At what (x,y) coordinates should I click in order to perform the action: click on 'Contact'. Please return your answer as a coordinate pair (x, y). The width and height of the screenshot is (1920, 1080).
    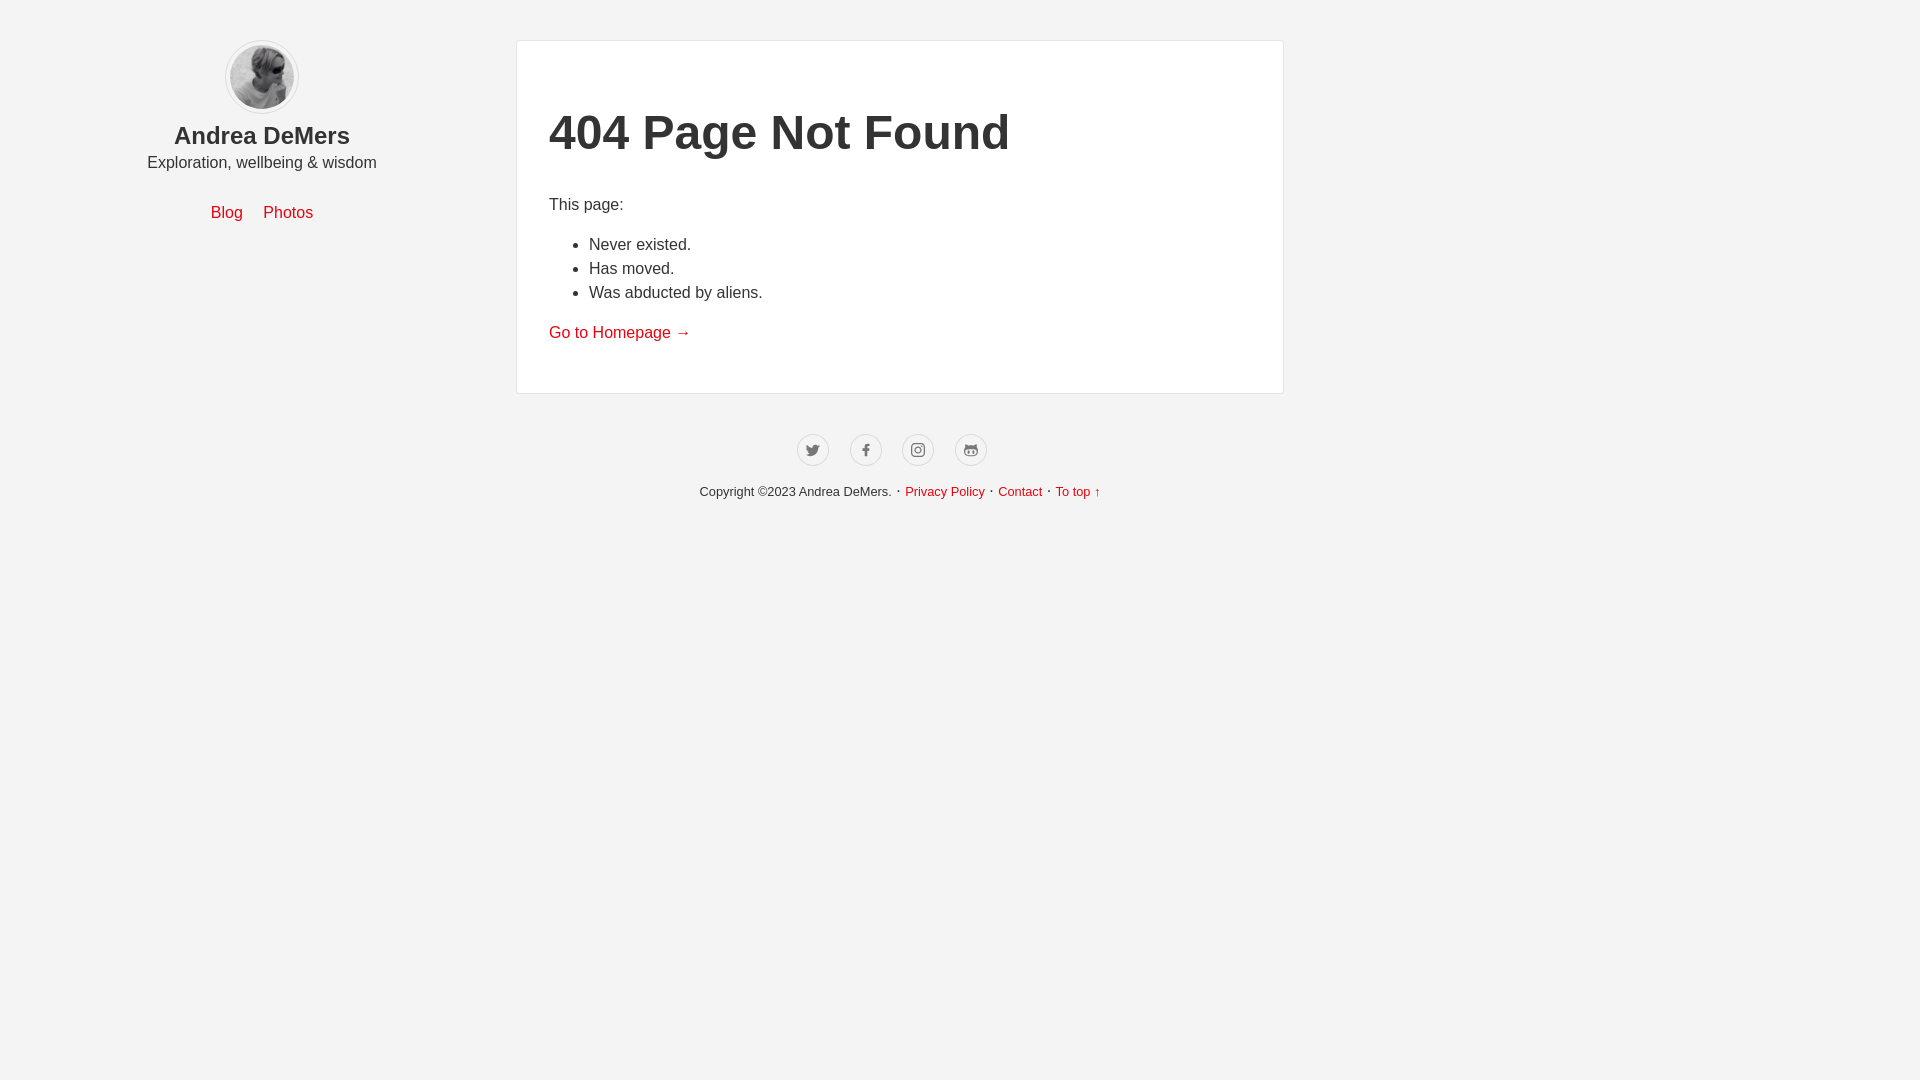
    Looking at the image, I should click on (1019, 491).